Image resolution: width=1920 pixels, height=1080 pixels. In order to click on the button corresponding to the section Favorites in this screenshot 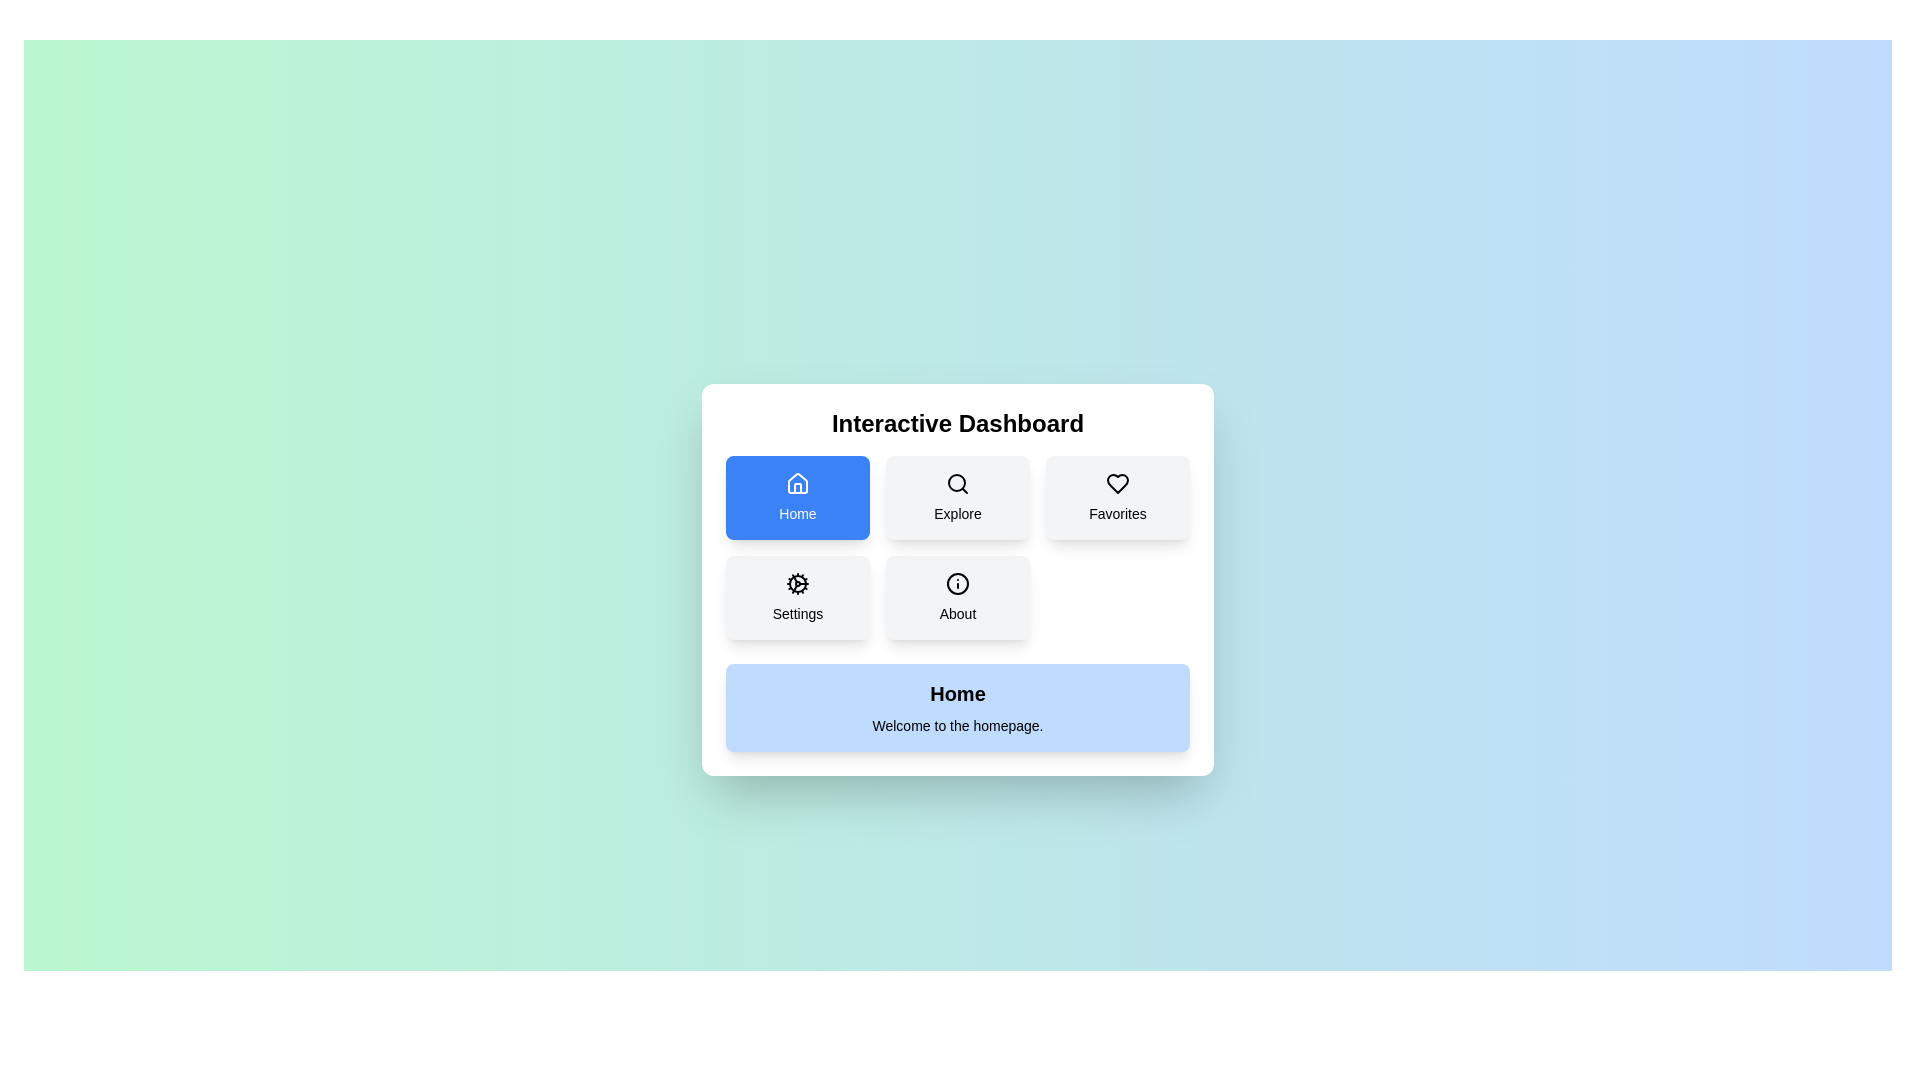, I will do `click(1117, 496)`.